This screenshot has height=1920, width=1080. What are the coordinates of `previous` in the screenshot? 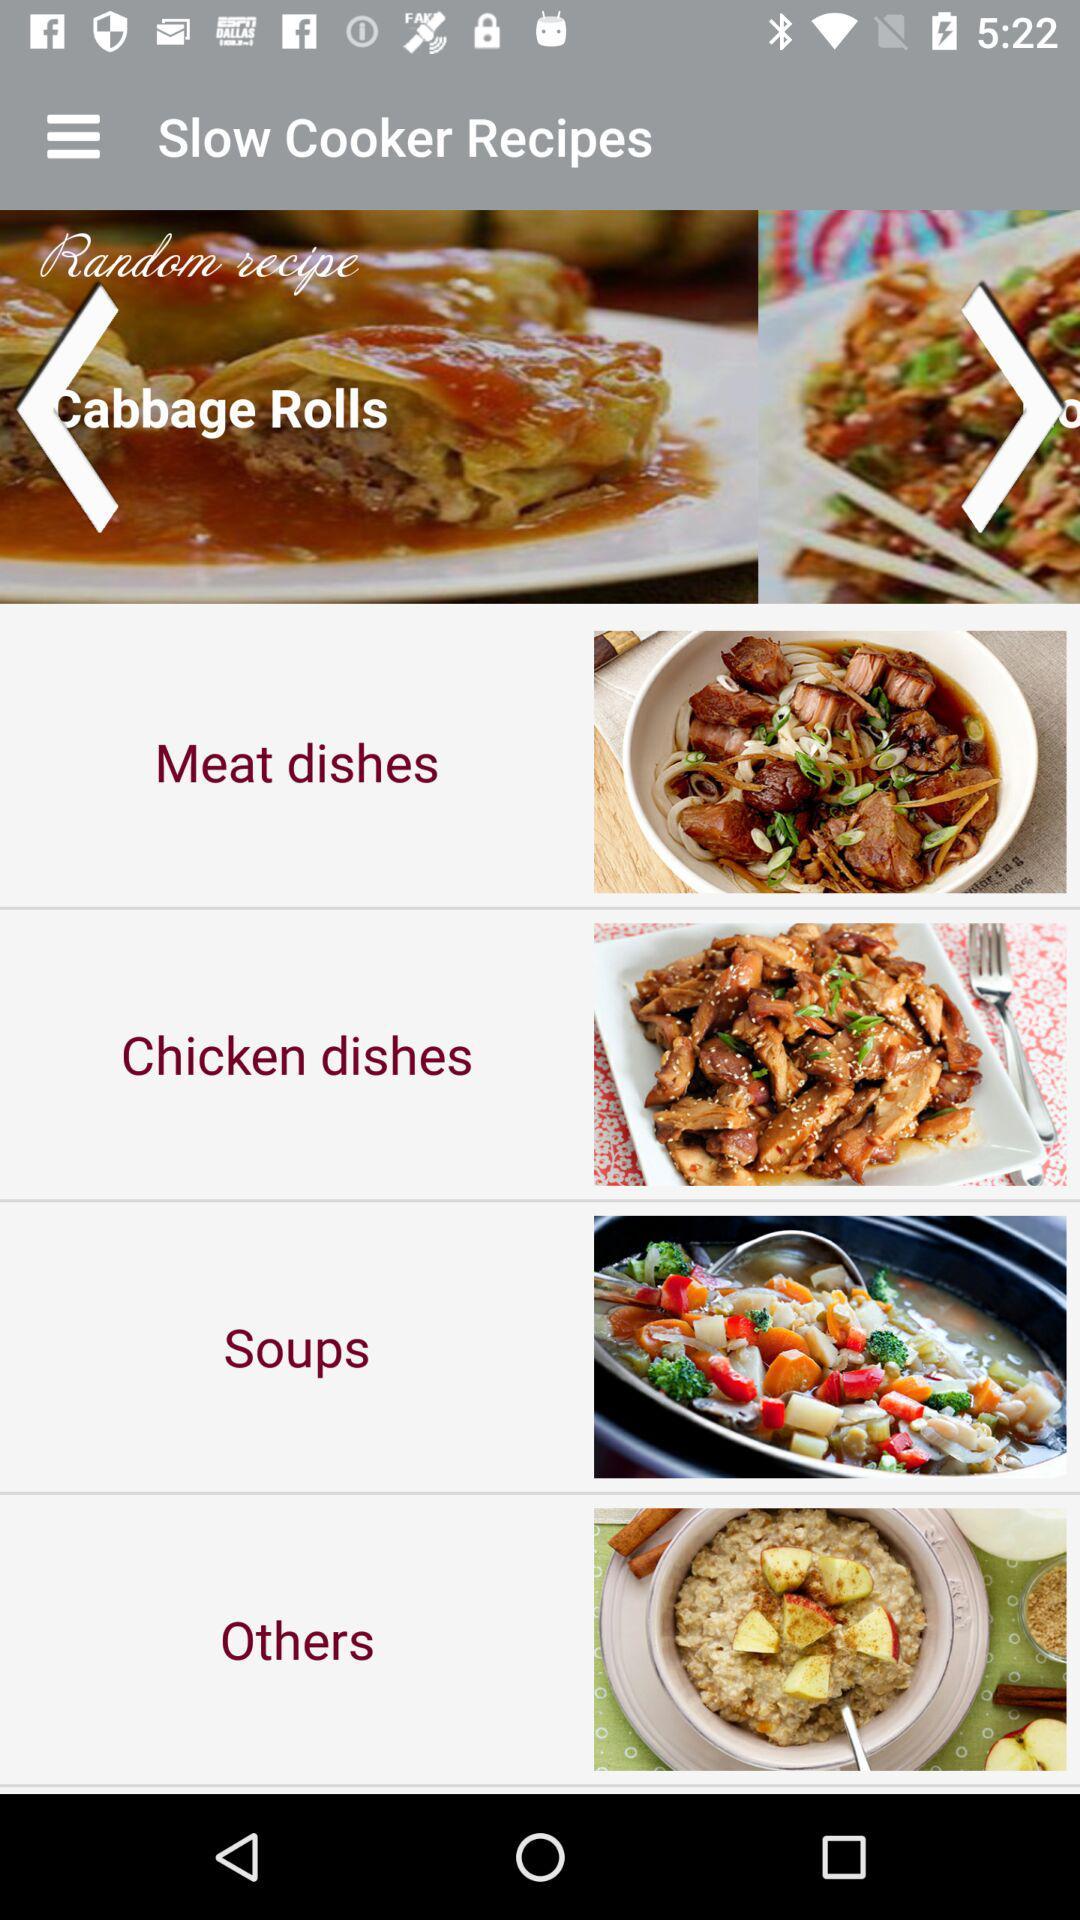 It's located at (64, 405).